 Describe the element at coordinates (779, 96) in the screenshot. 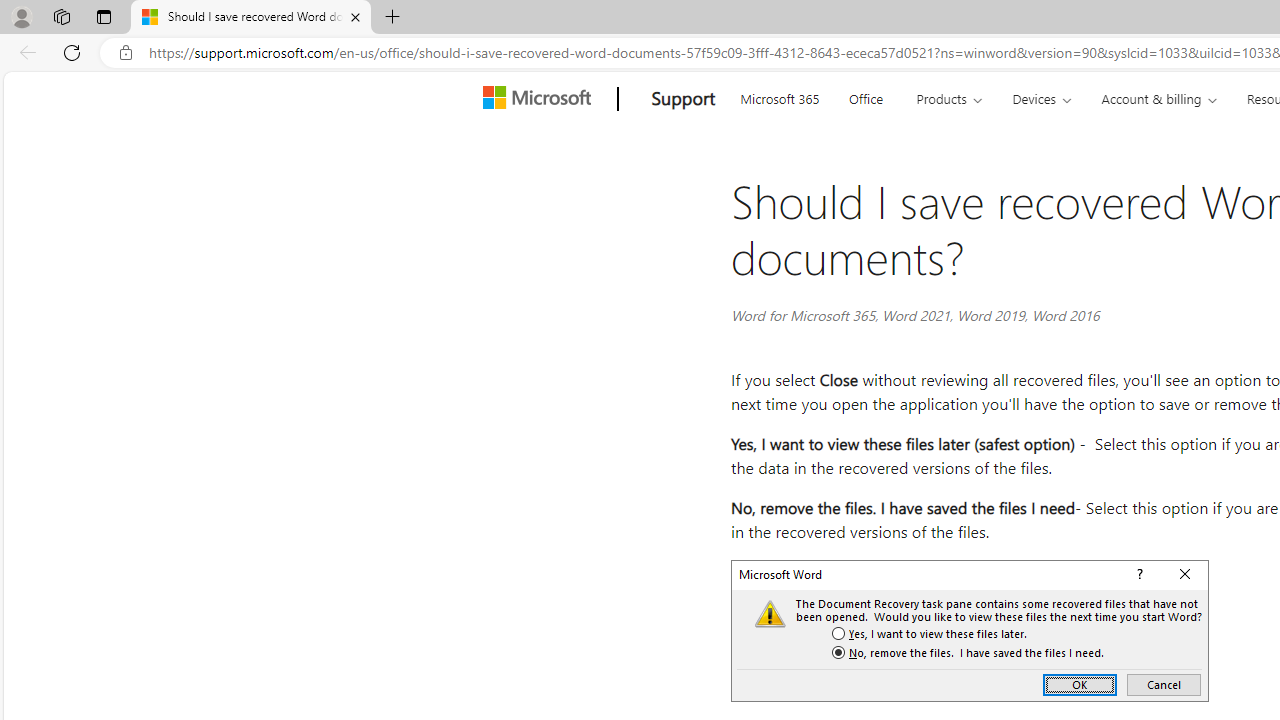

I see `'Microsoft 365'` at that location.